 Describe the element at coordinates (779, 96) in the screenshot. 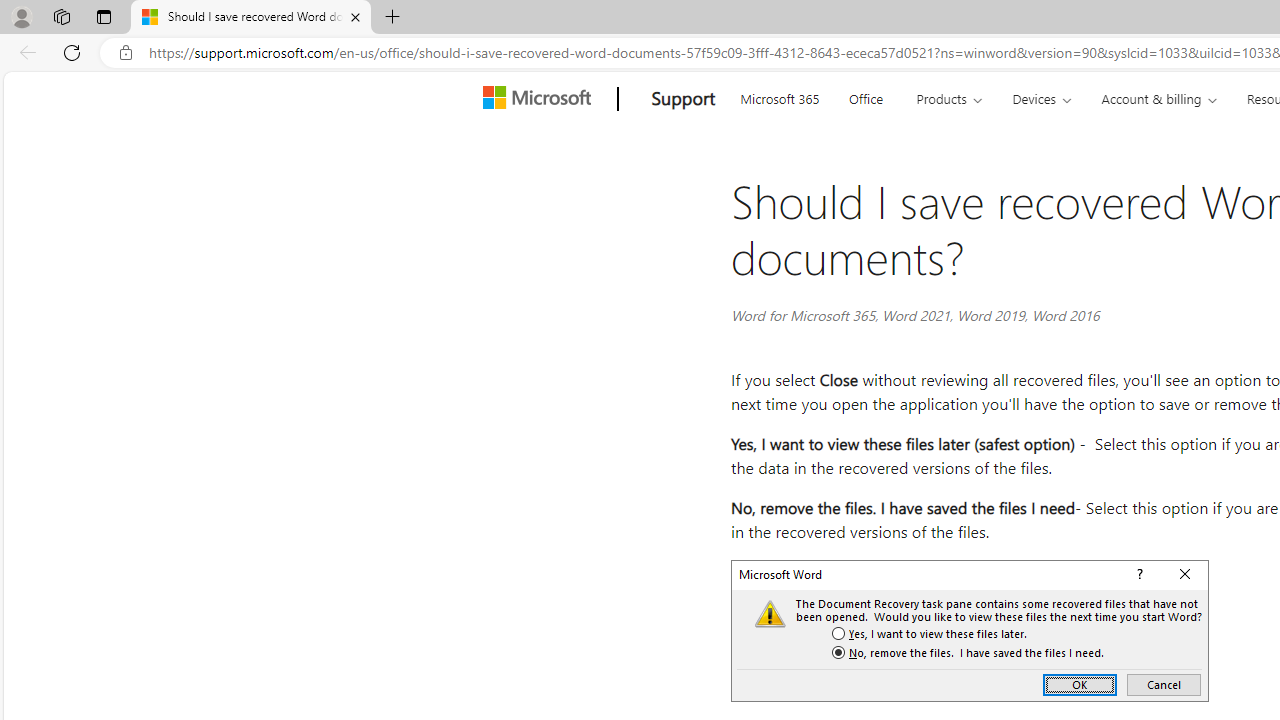

I see `'Microsoft 365'` at that location.